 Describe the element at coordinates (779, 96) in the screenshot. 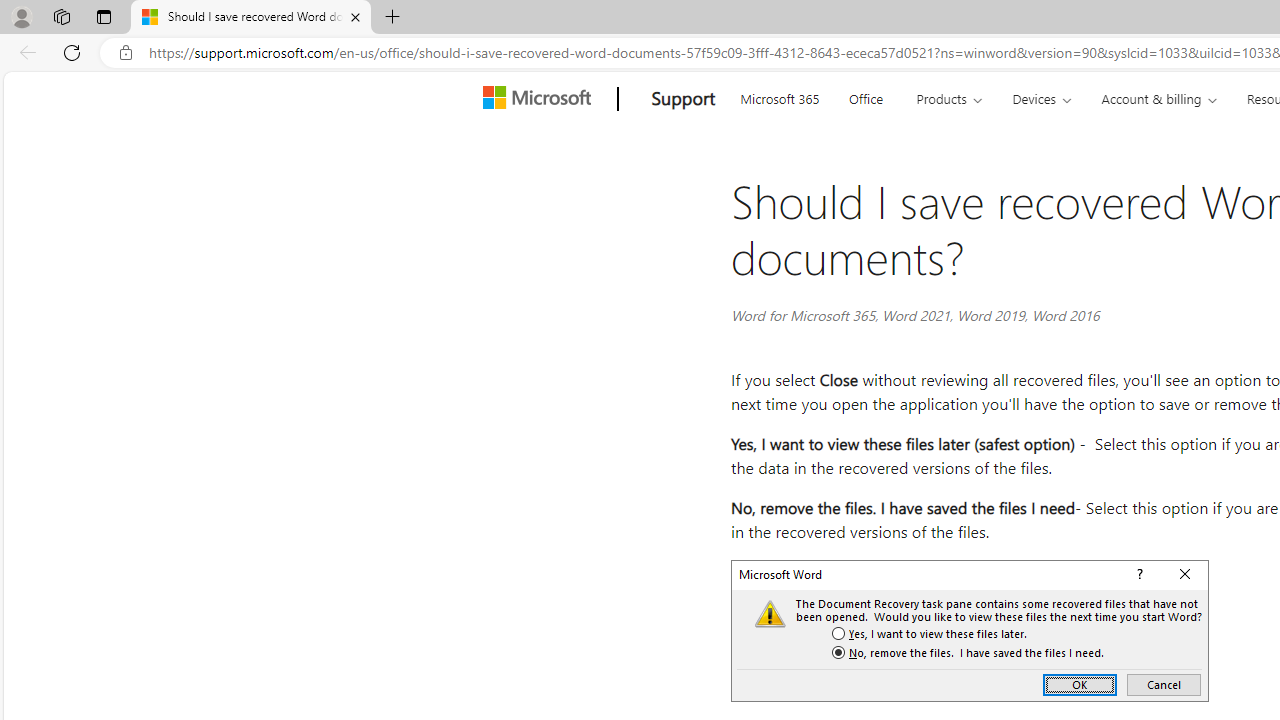

I see `'Microsoft 365'` at that location.